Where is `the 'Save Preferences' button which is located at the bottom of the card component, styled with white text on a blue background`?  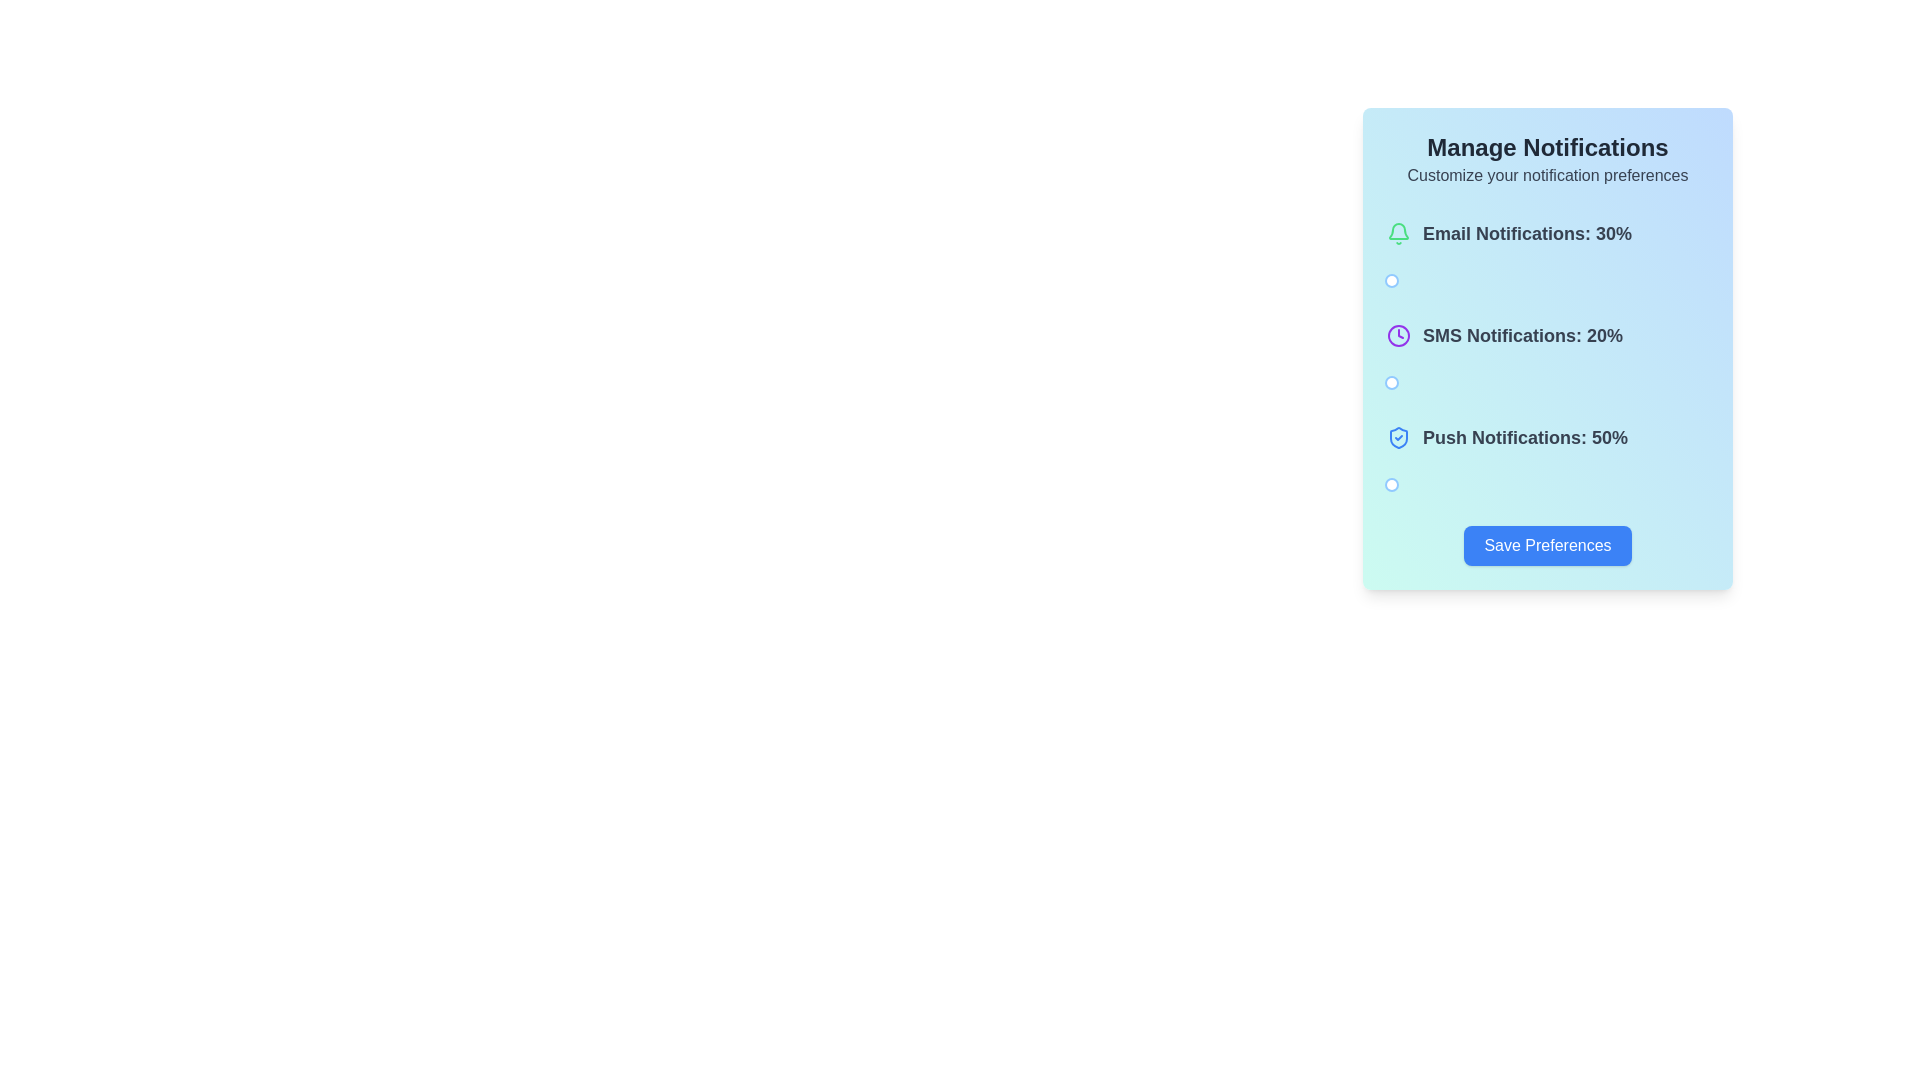
the 'Save Preferences' button which is located at the bottom of the card component, styled with white text on a blue background is located at coordinates (1547, 546).